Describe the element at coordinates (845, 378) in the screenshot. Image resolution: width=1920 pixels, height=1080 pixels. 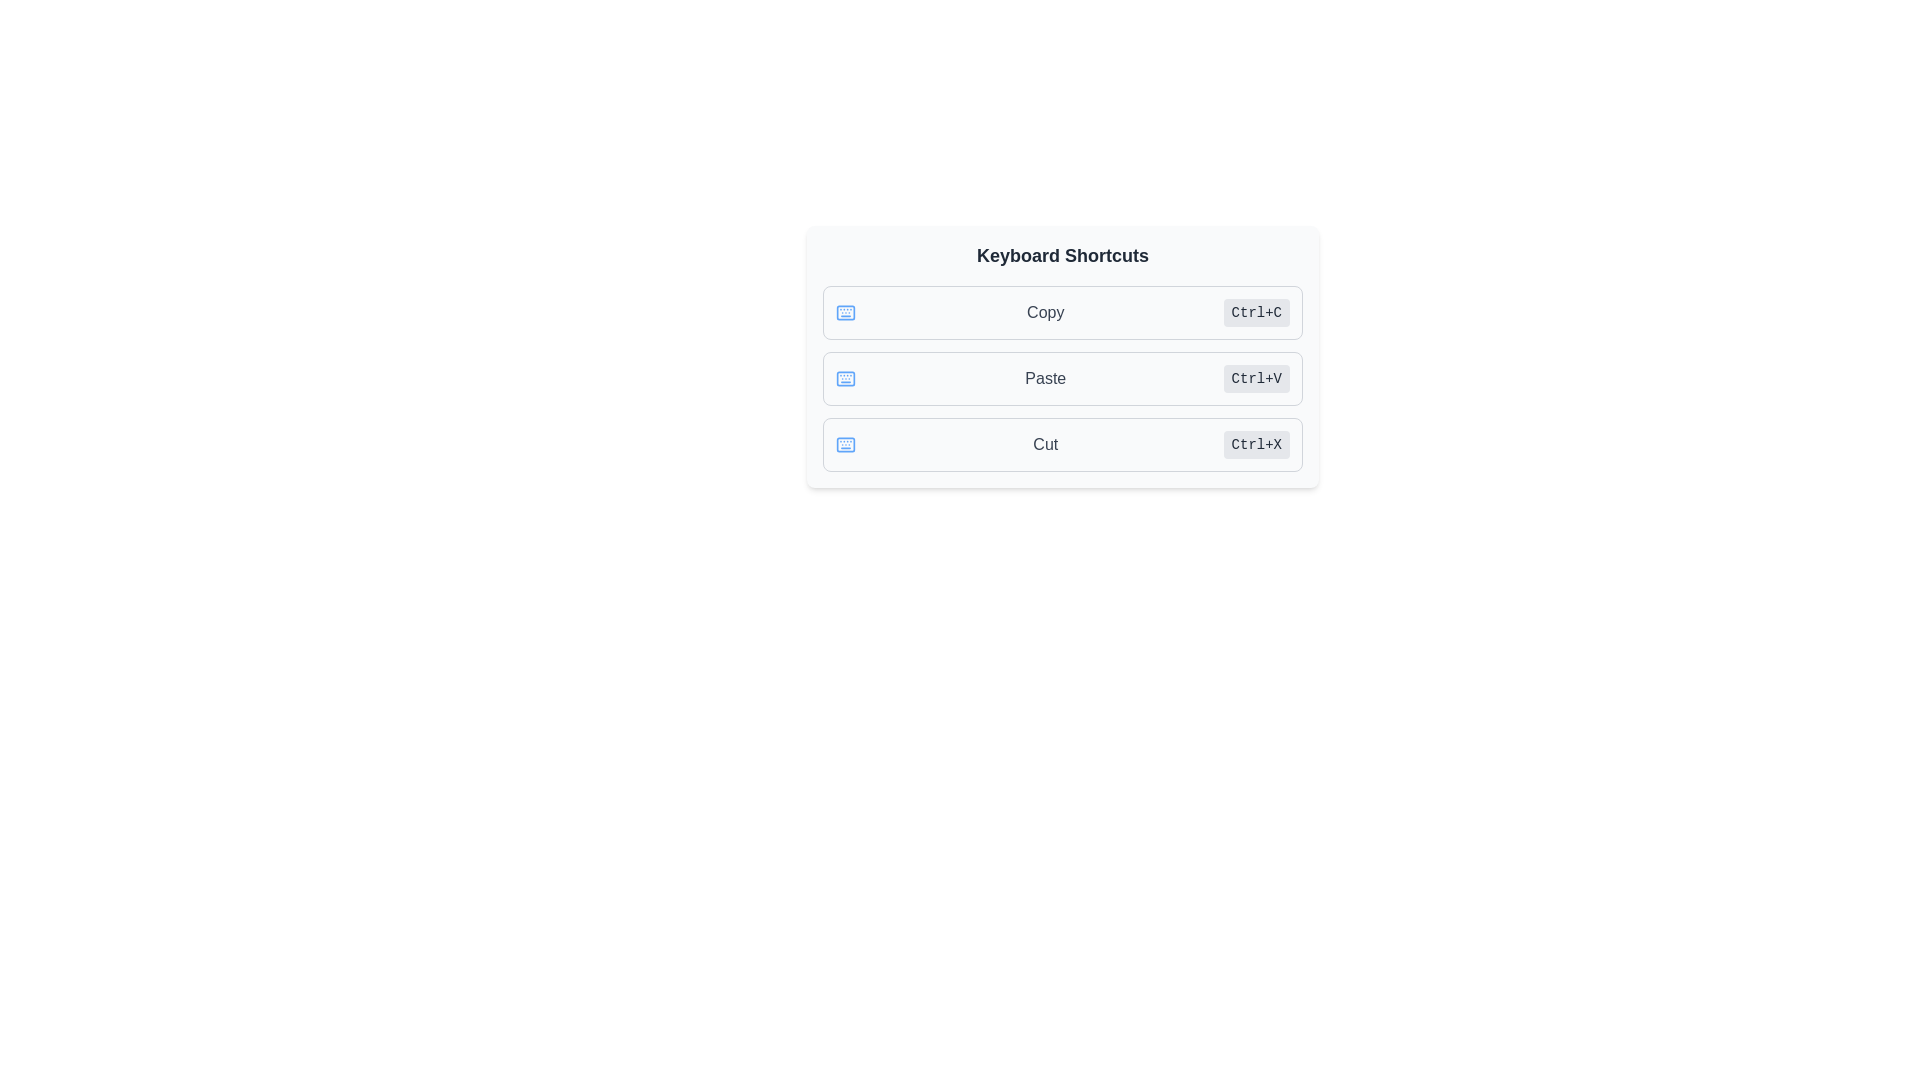
I see `the SVG keyboard icon located in the left section of the 'Paste' option row, which features a simplistic depiction of keys and a blue coloring scheme` at that location.